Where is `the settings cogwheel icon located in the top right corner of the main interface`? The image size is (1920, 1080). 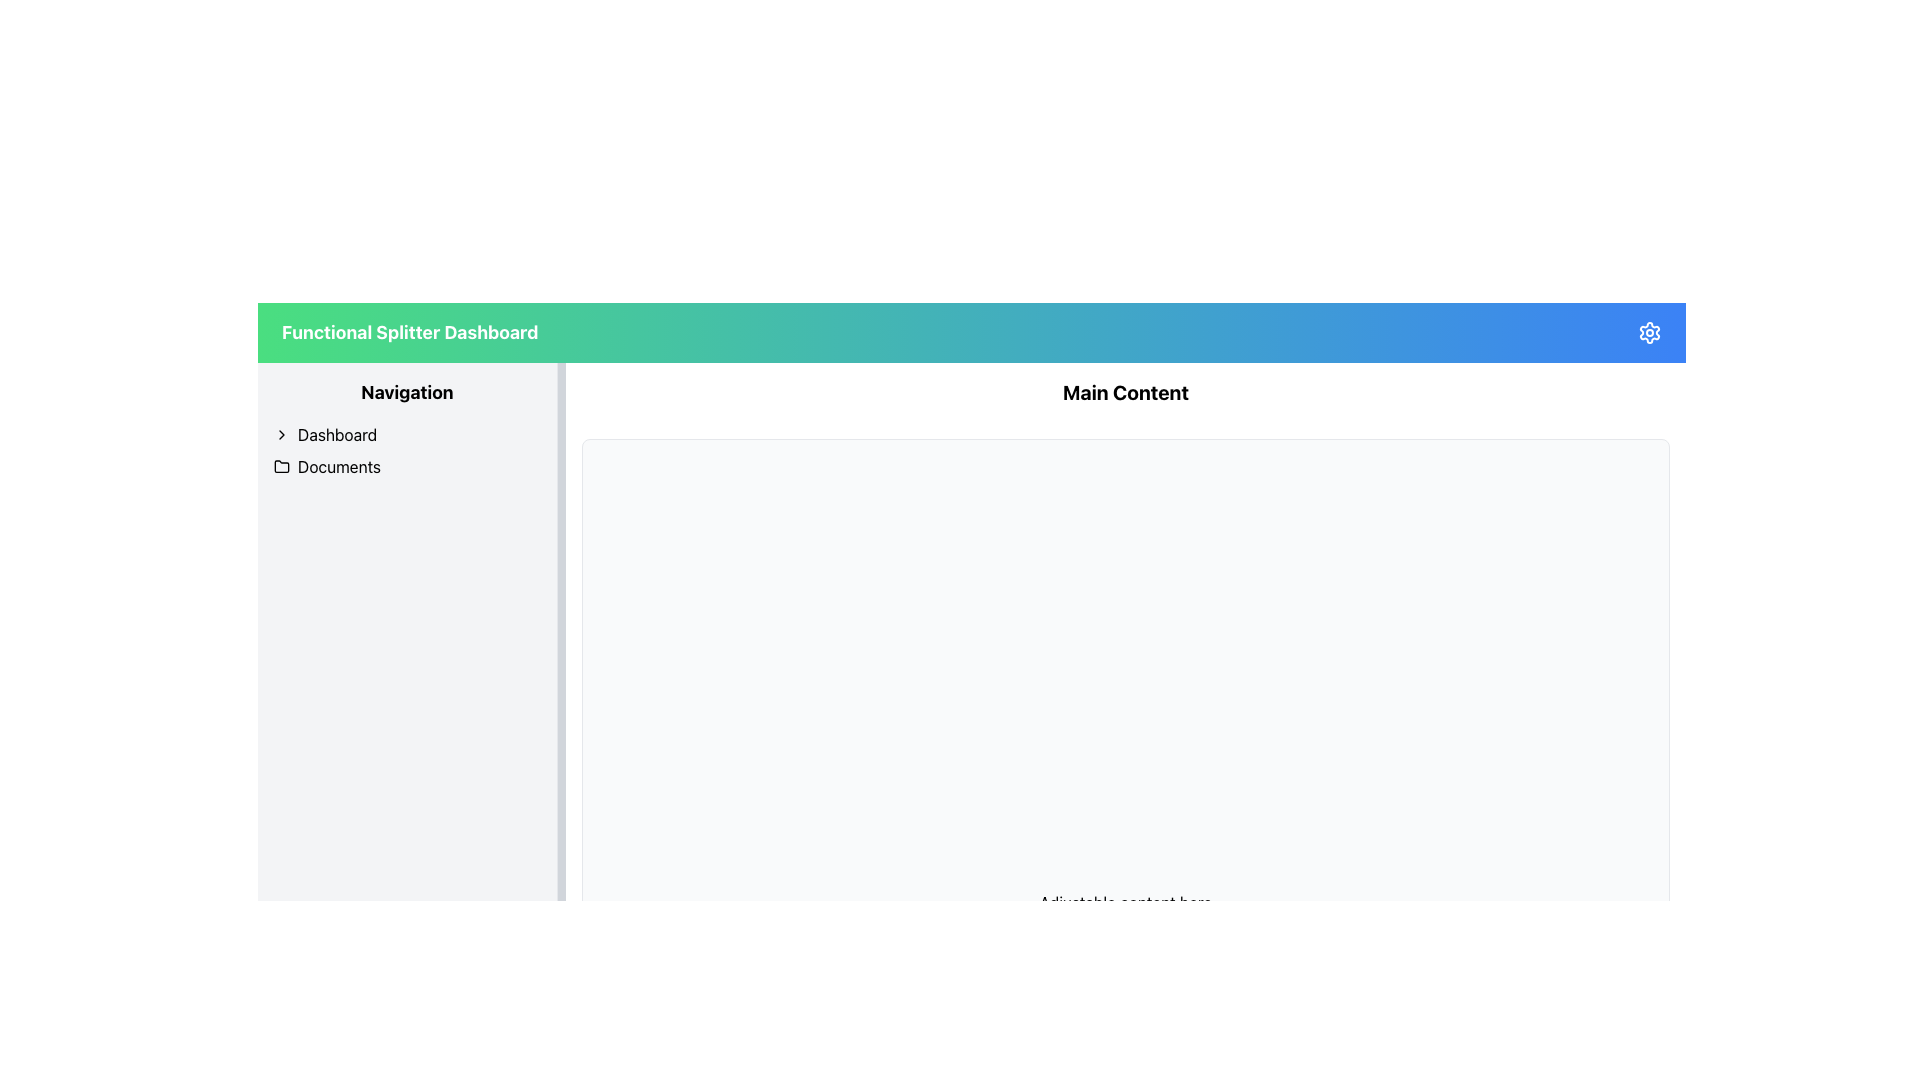
the settings cogwheel icon located in the top right corner of the main interface is located at coordinates (1650, 331).